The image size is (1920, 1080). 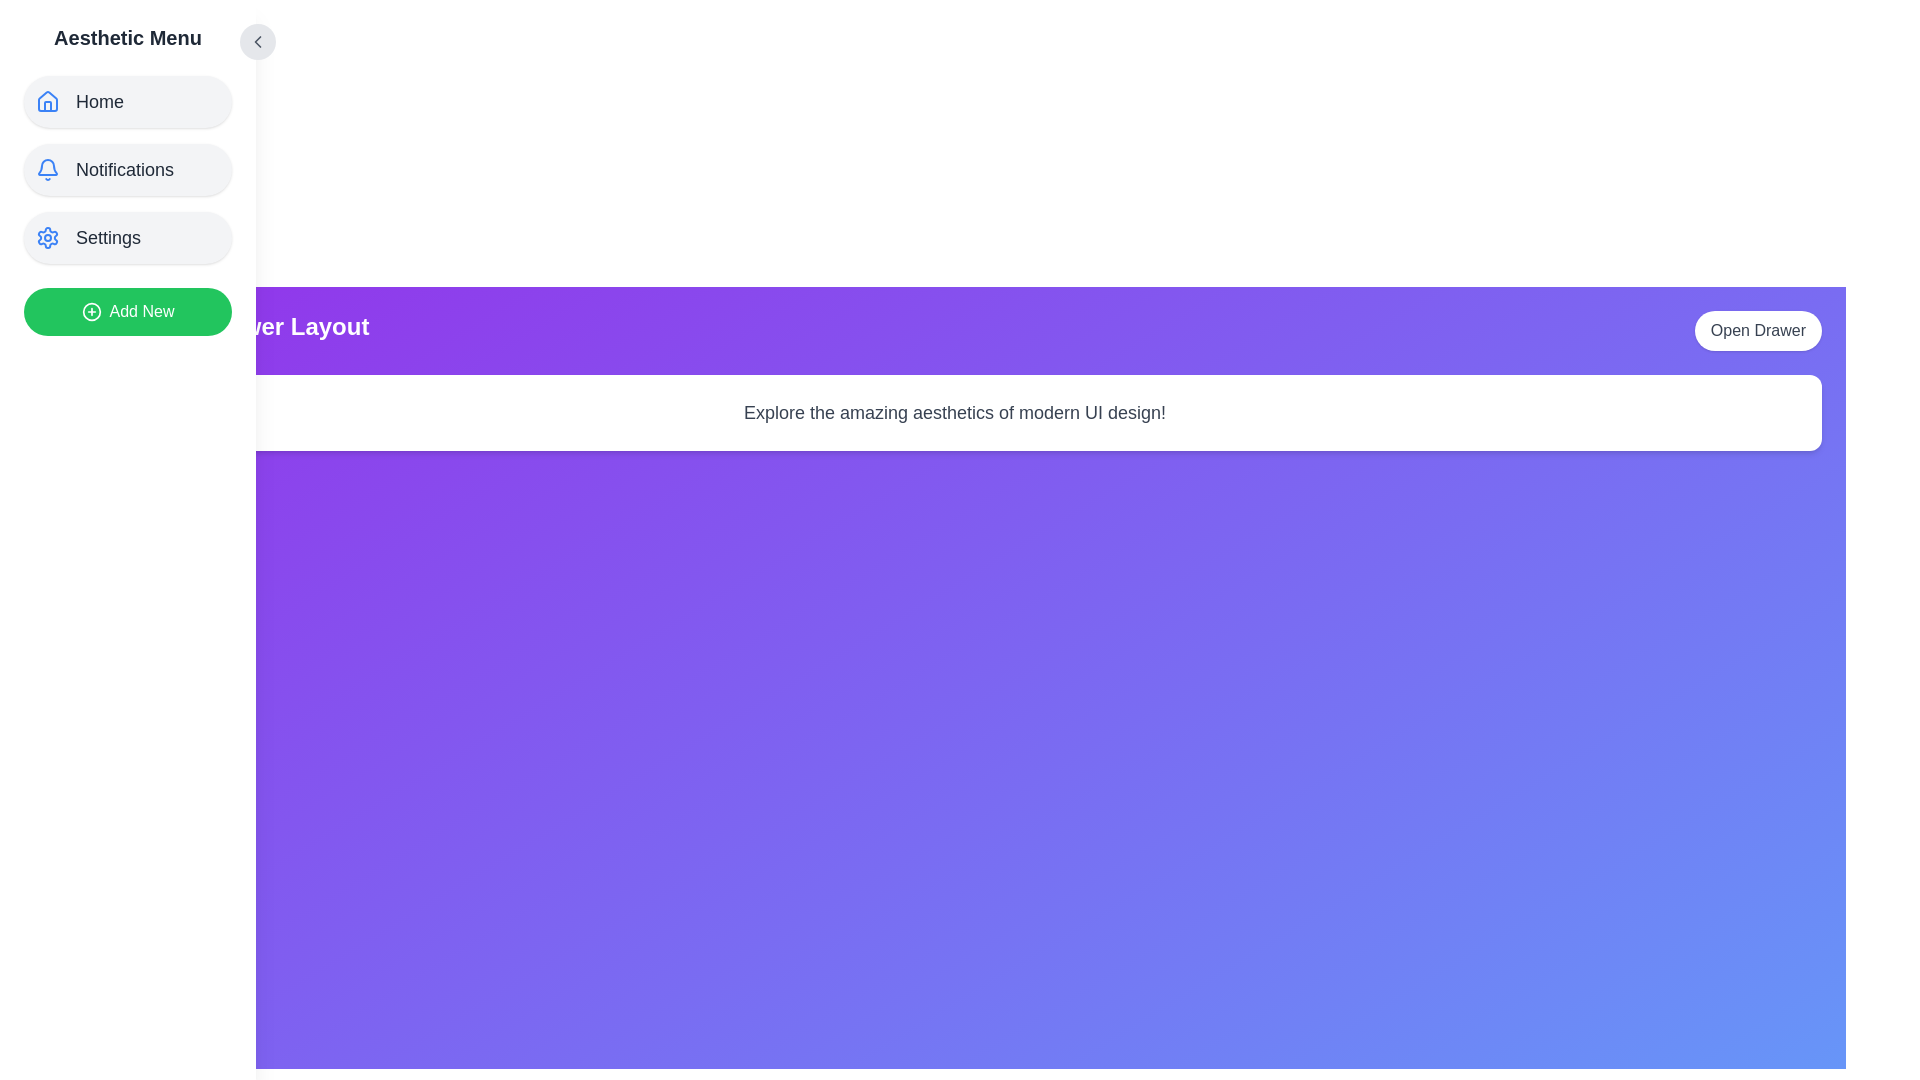 What do you see at coordinates (127, 38) in the screenshot?
I see `text of the 'Aesthetic Menu' label, which is displayed in large, bold, gray-black font at the upper-left corner of the side navigation menu` at bounding box center [127, 38].